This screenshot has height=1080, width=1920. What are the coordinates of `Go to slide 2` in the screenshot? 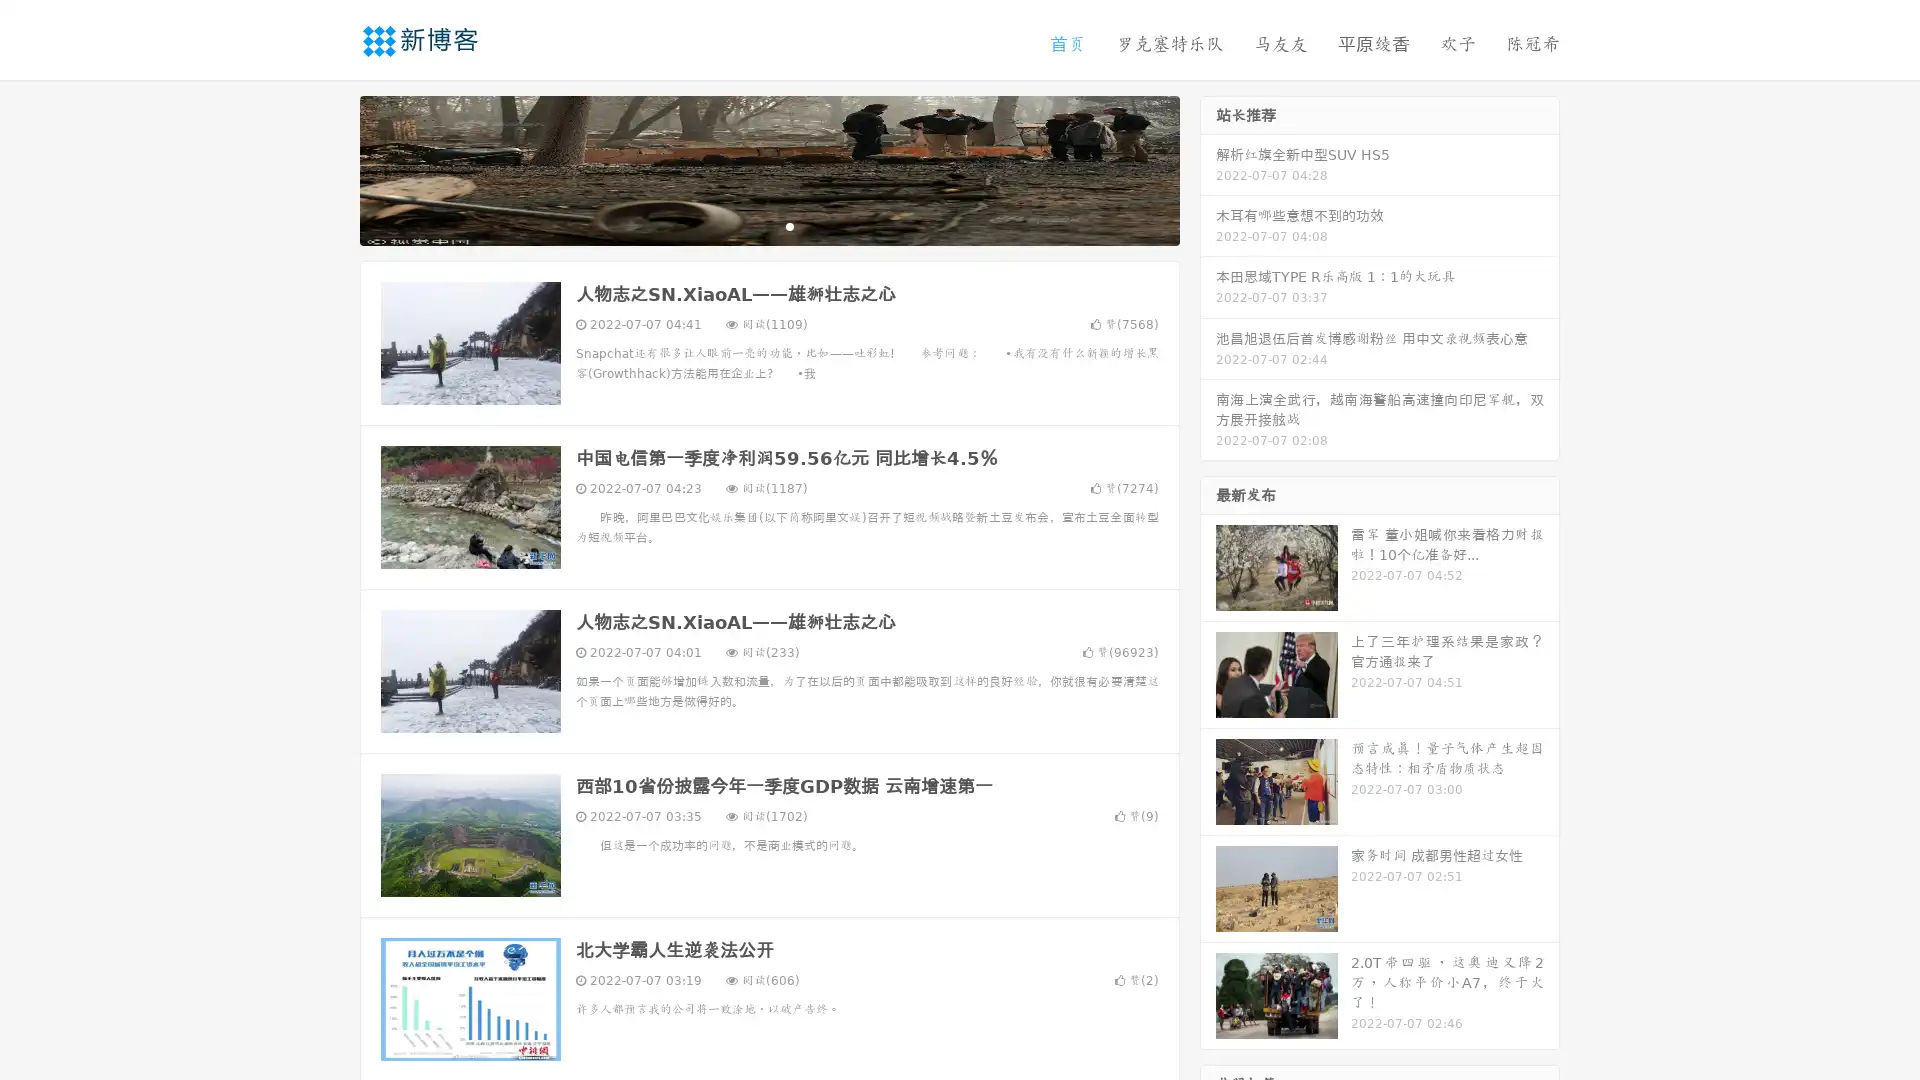 It's located at (768, 225).